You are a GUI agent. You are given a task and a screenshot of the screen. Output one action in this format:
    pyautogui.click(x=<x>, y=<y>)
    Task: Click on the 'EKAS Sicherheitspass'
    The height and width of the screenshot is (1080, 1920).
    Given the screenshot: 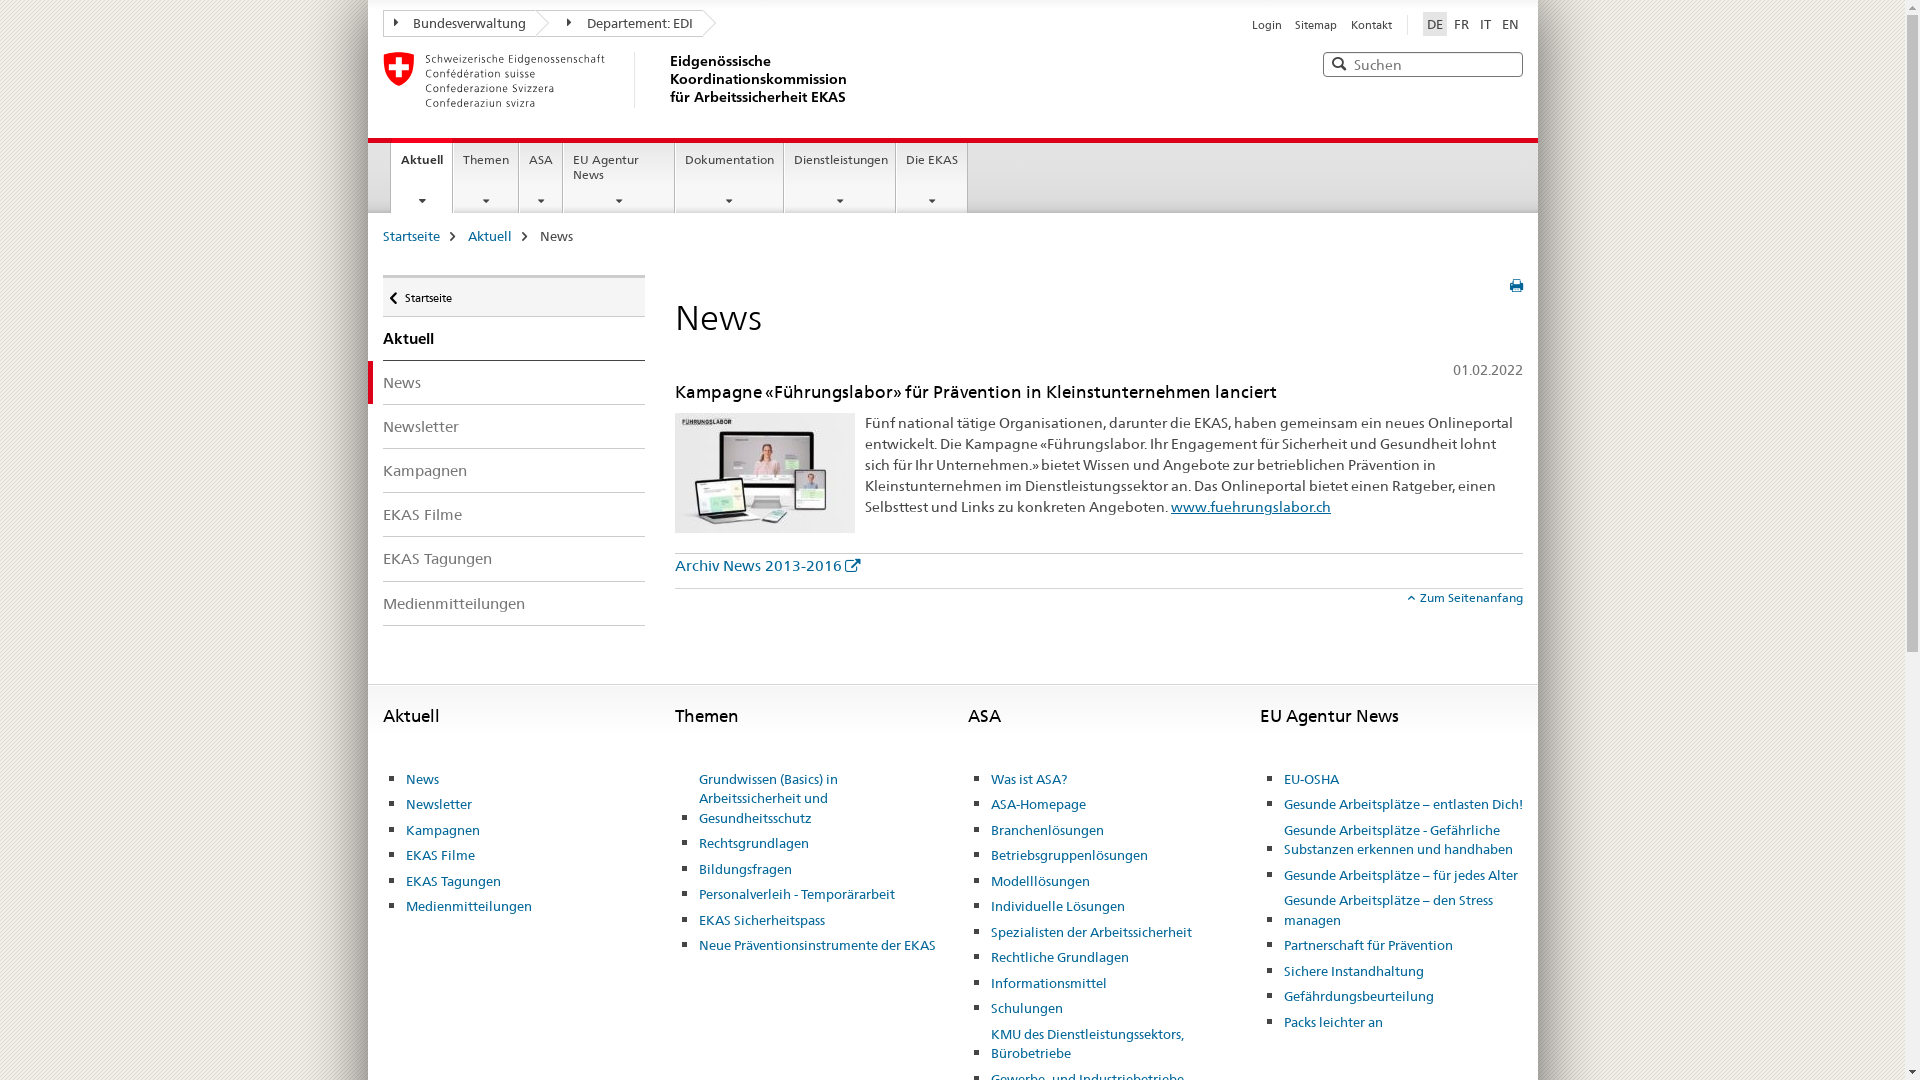 What is the action you would take?
    pyautogui.click(x=760, y=921)
    